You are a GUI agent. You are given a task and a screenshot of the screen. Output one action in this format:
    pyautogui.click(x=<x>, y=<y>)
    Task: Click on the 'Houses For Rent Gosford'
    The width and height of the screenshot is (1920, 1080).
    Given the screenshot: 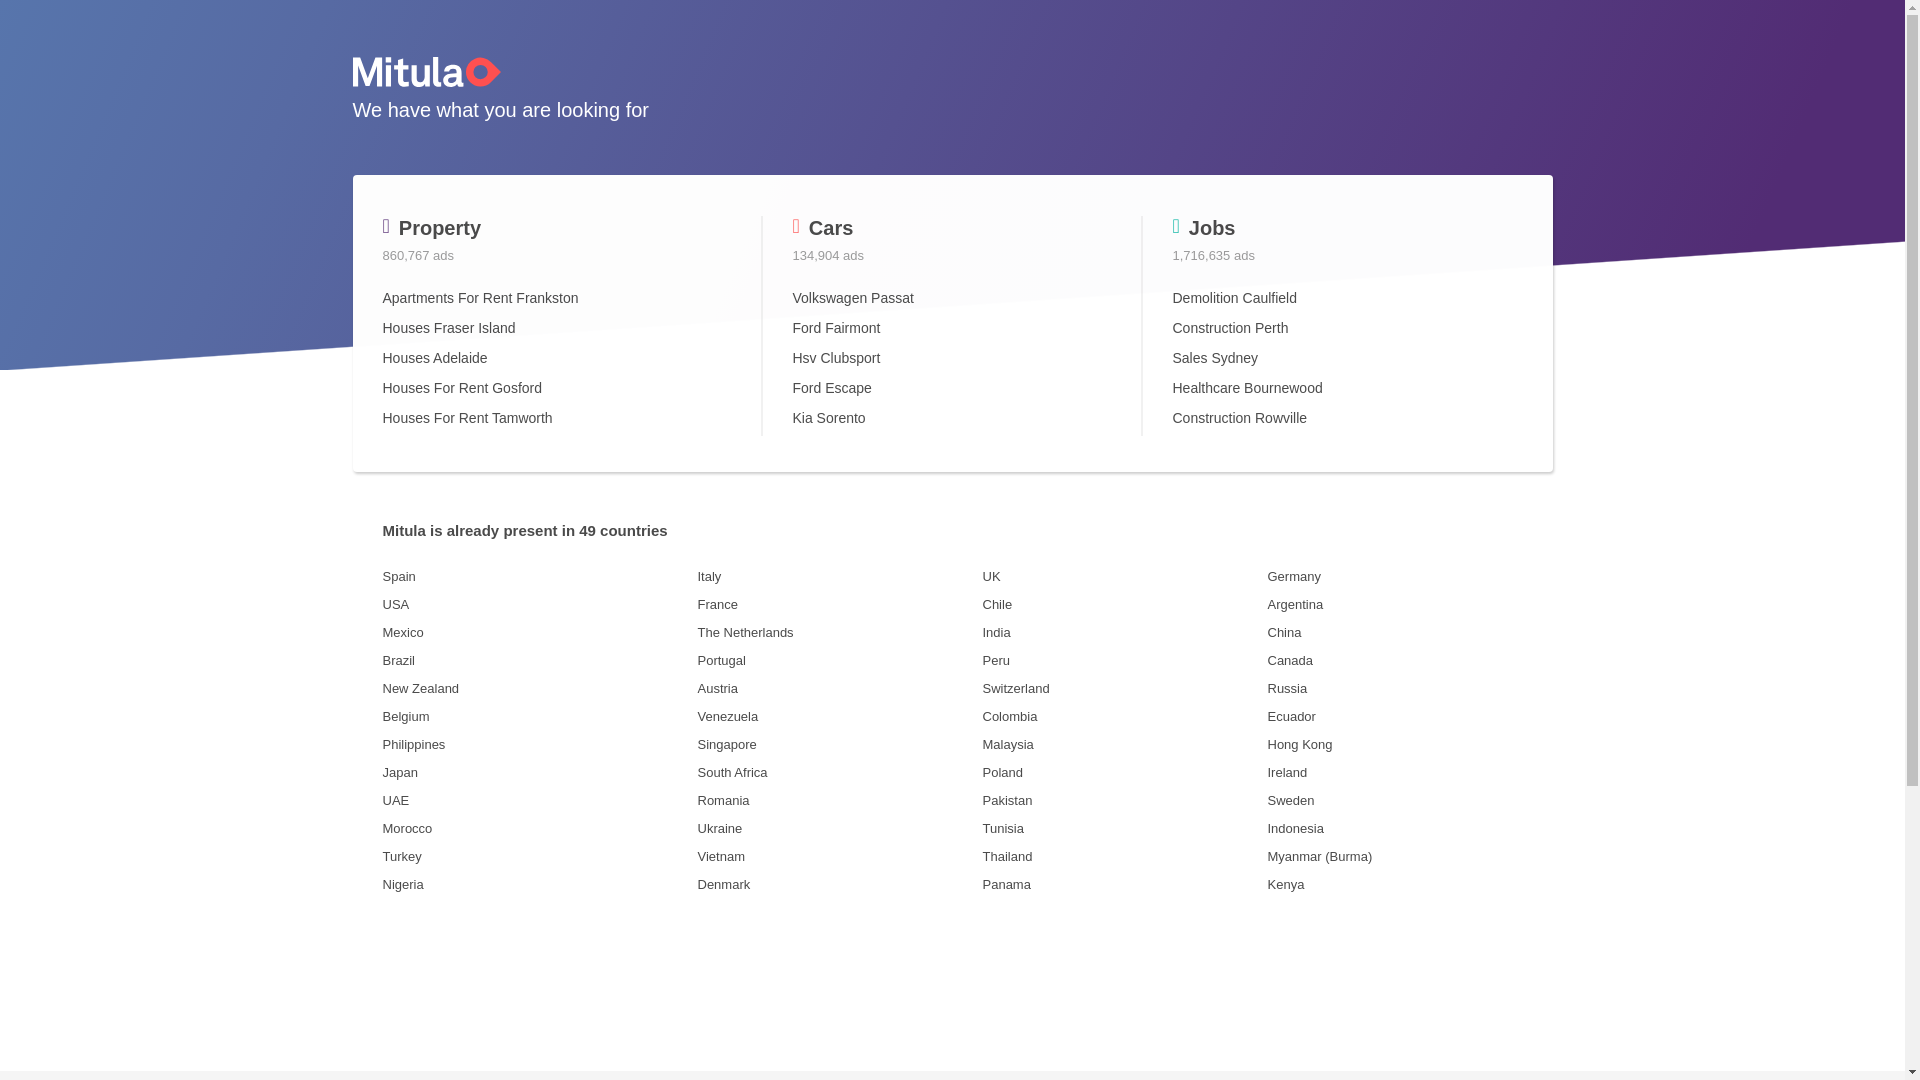 What is the action you would take?
    pyautogui.click(x=460, y=388)
    